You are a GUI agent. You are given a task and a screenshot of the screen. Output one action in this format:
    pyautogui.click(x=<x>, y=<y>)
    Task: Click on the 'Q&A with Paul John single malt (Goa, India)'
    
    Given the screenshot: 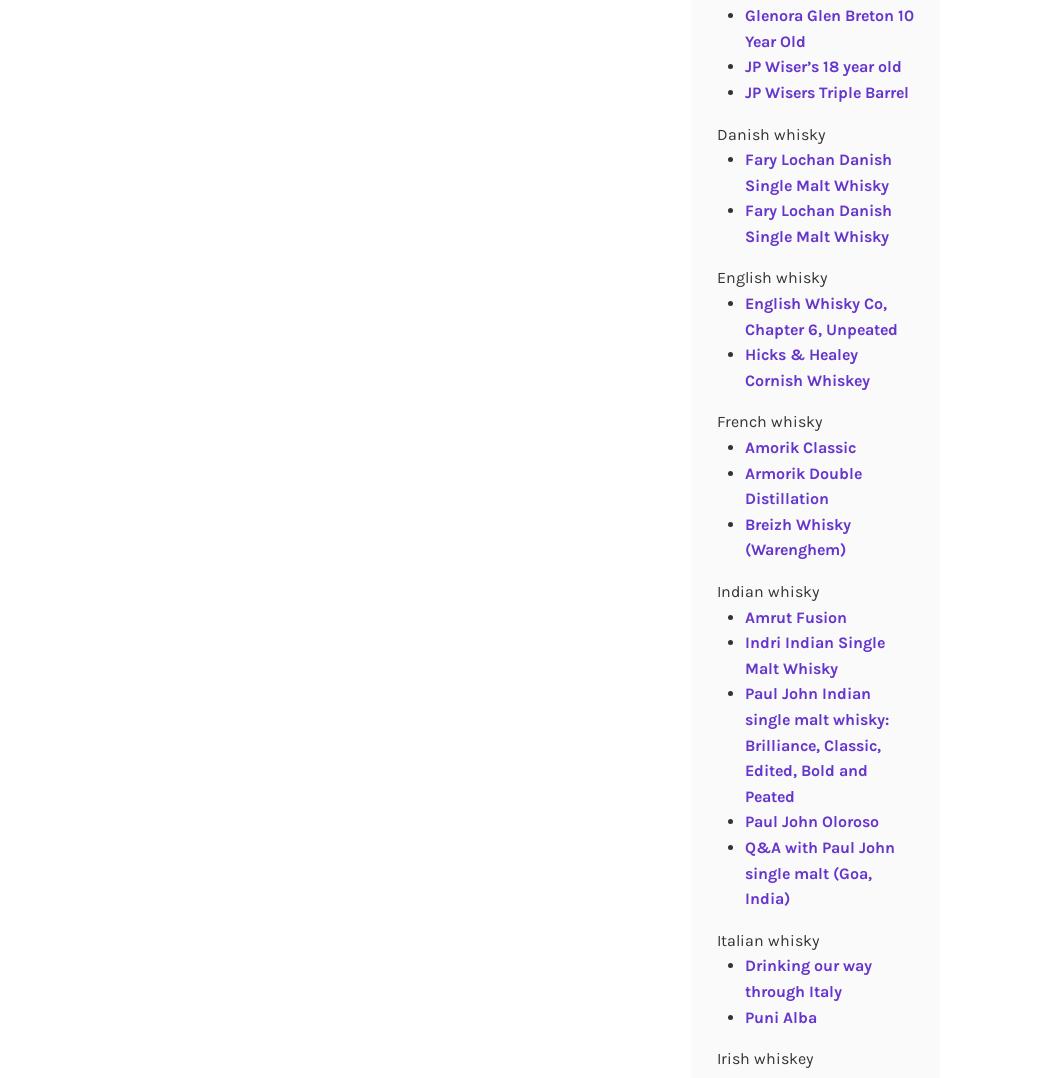 What is the action you would take?
    pyautogui.click(x=818, y=871)
    